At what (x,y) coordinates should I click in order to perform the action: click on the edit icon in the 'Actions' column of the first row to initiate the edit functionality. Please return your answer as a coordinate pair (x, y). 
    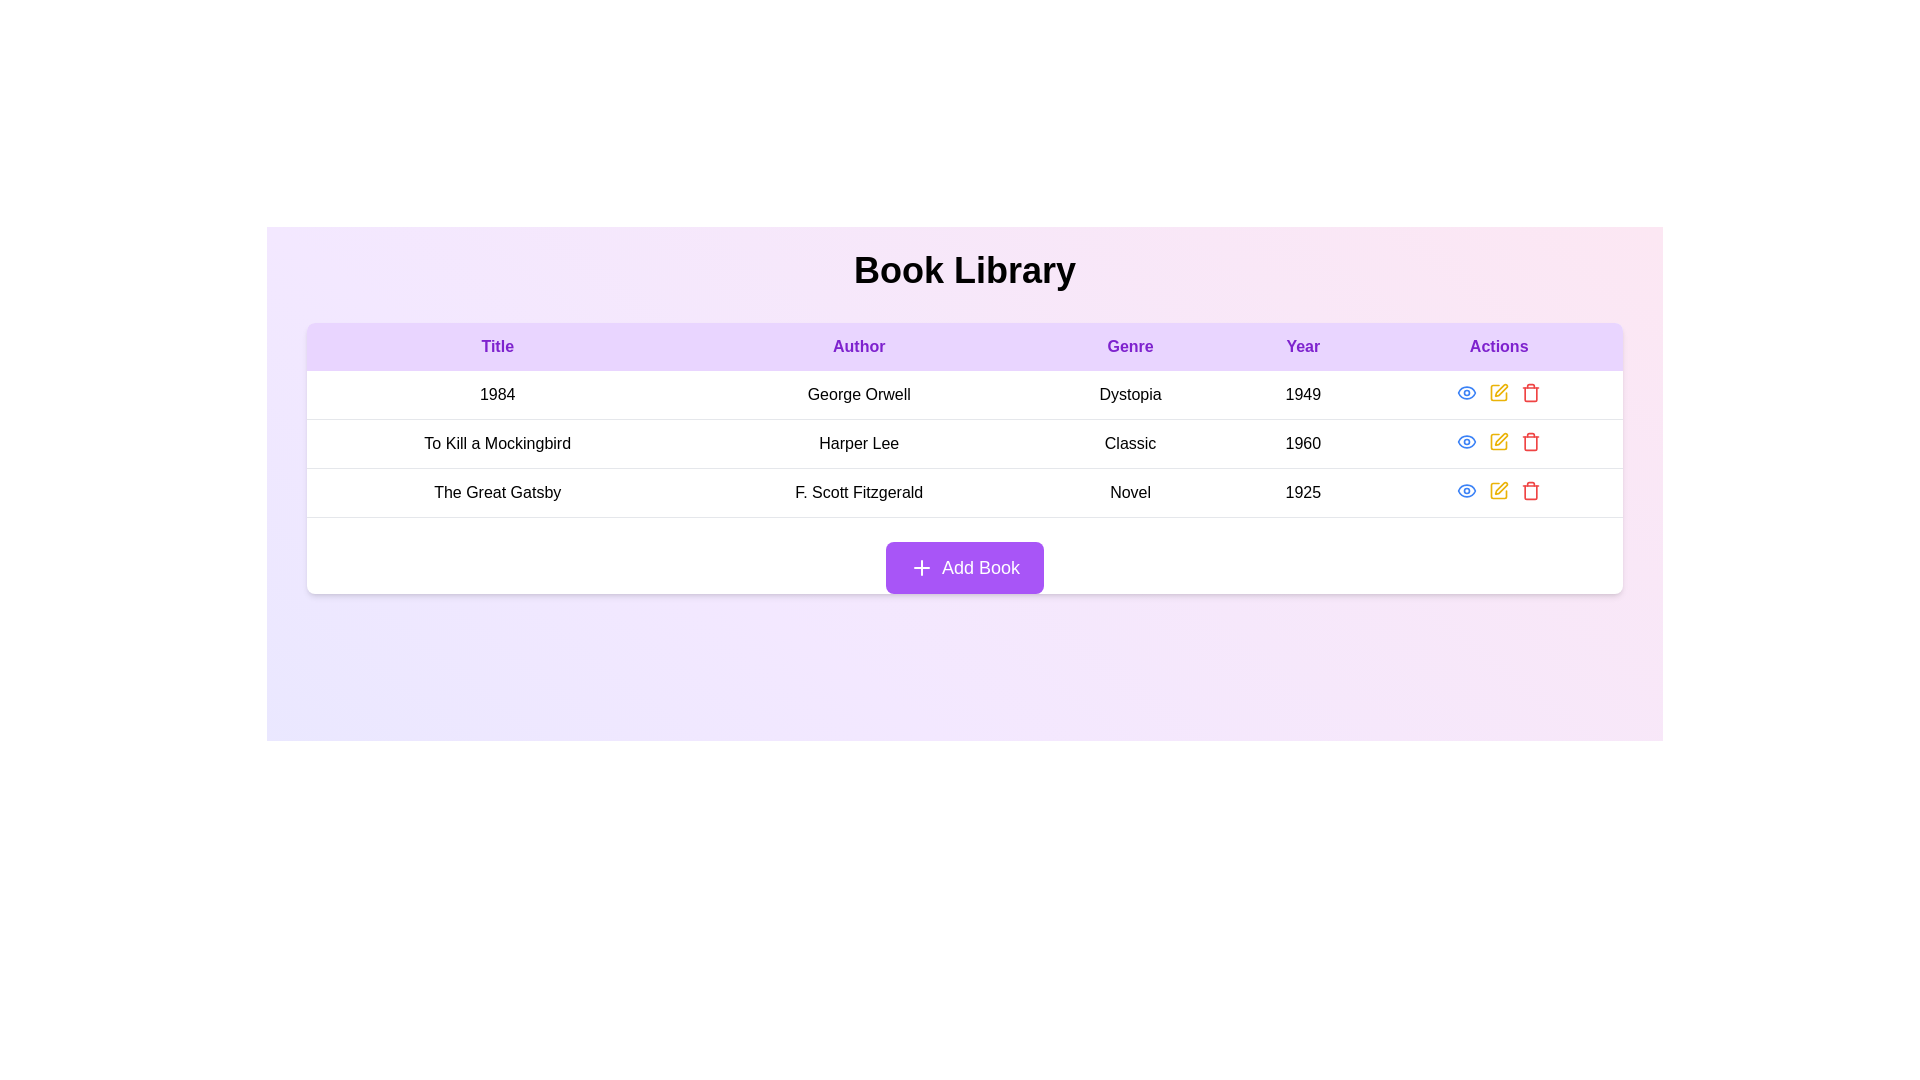
    Looking at the image, I should click on (1499, 393).